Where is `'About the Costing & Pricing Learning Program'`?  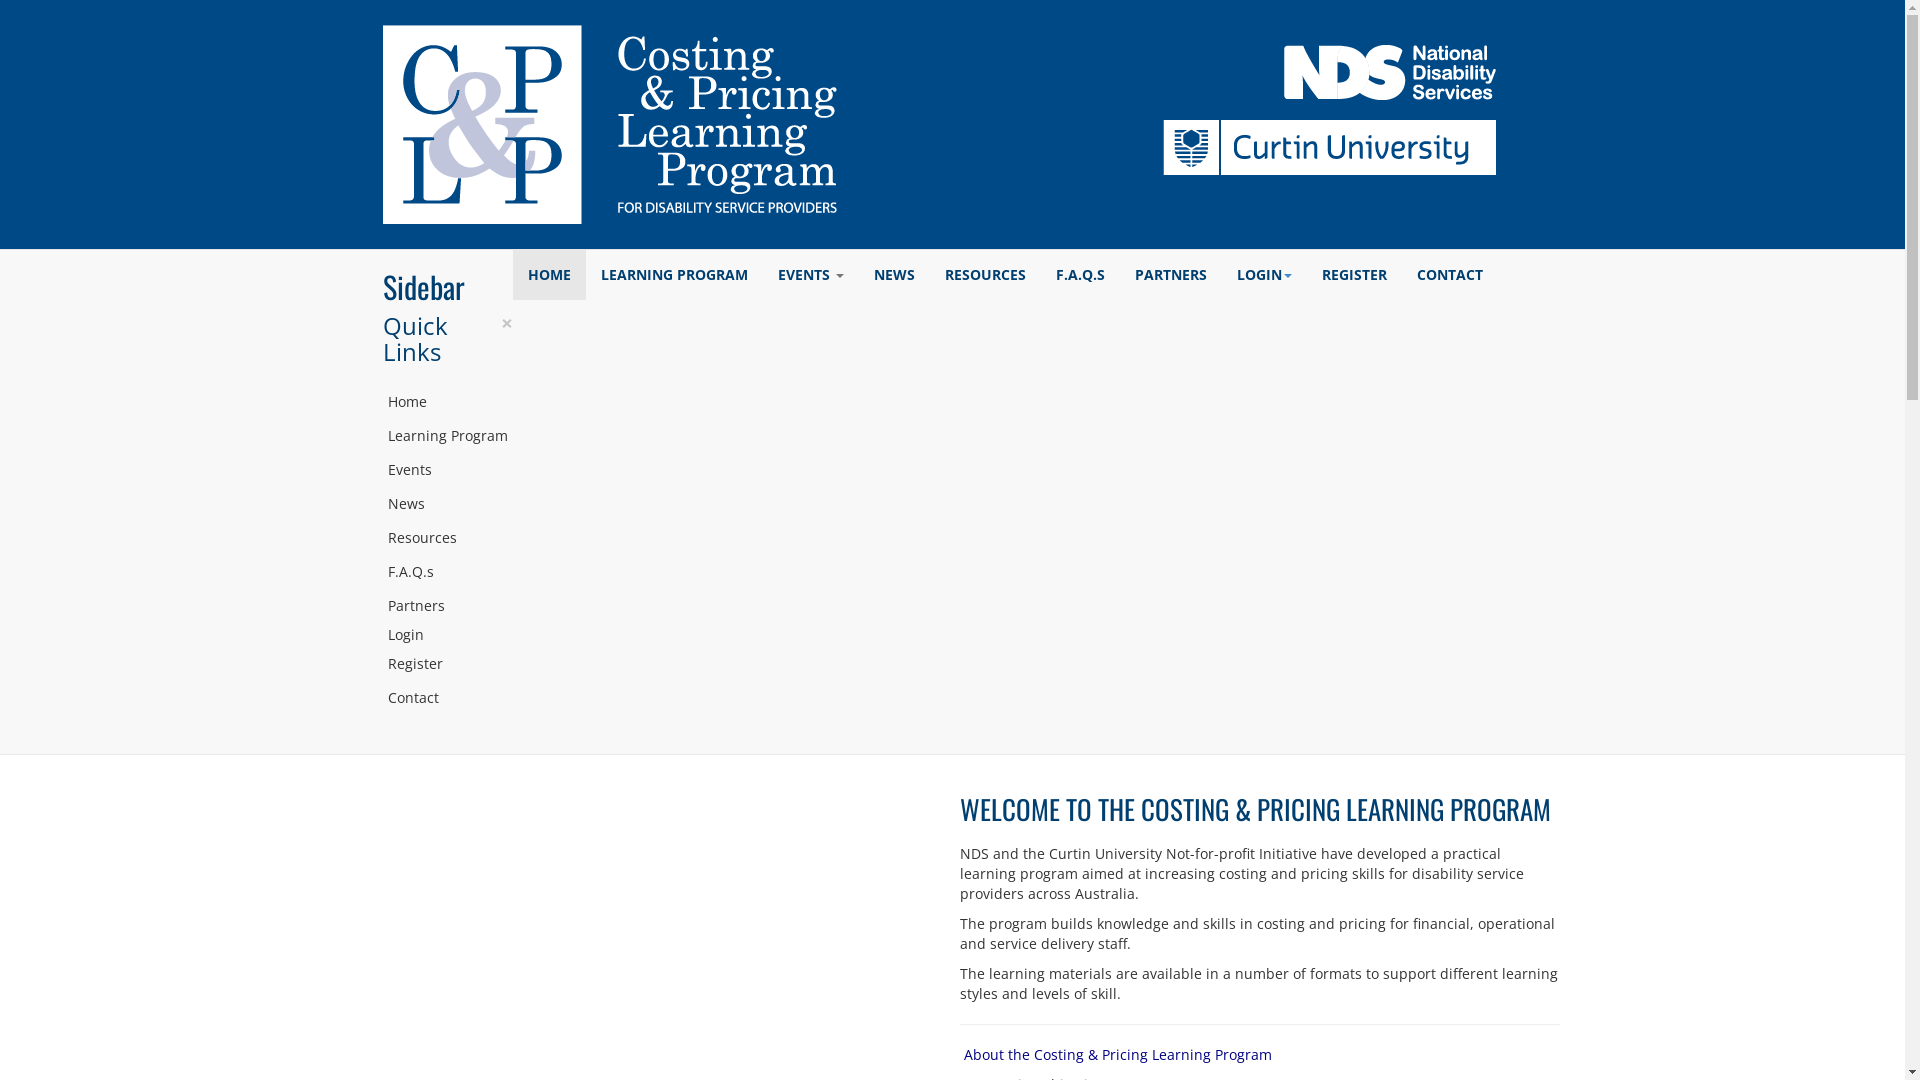
'About the Costing & Pricing Learning Program' is located at coordinates (1117, 1053).